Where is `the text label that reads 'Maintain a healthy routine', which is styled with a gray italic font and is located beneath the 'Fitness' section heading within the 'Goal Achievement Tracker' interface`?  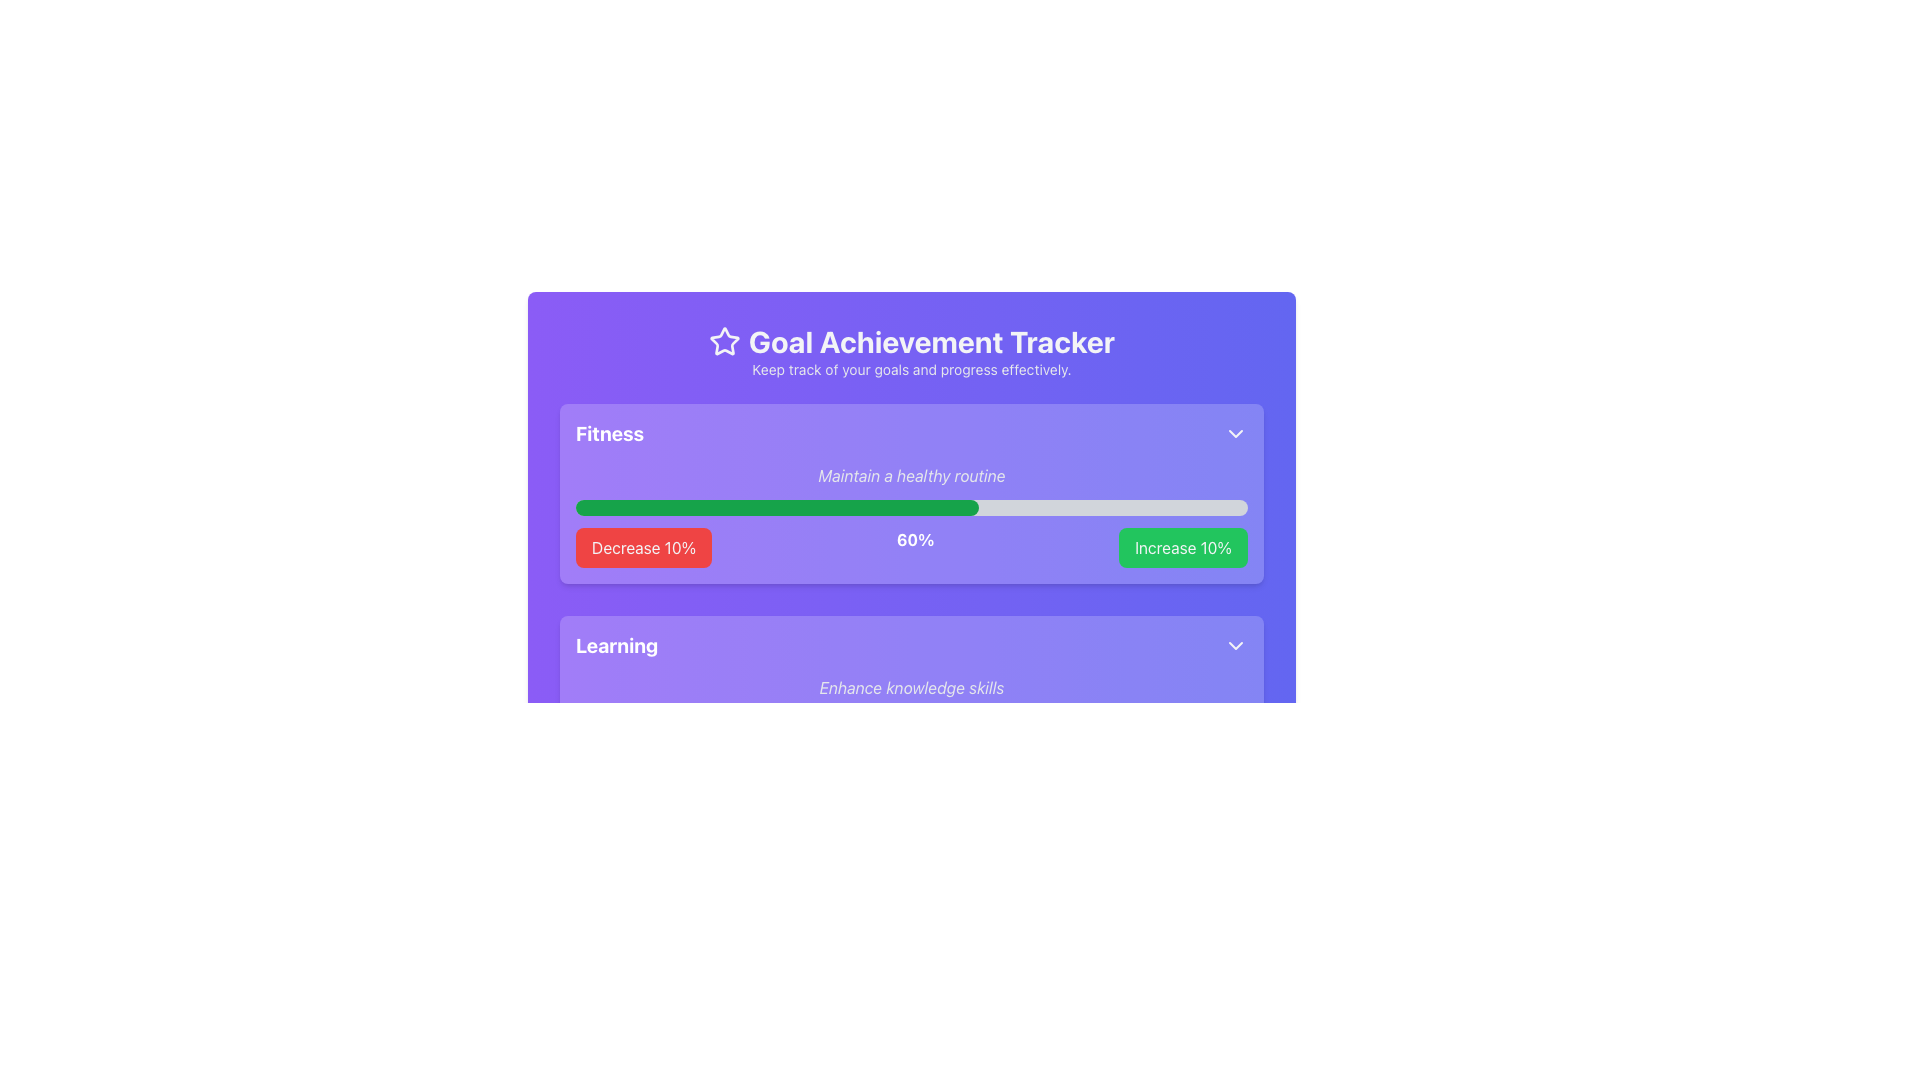 the text label that reads 'Maintain a healthy routine', which is styled with a gray italic font and is located beneath the 'Fitness' section heading within the 'Goal Achievement Tracker' interface is located at coordinates (911, 475).